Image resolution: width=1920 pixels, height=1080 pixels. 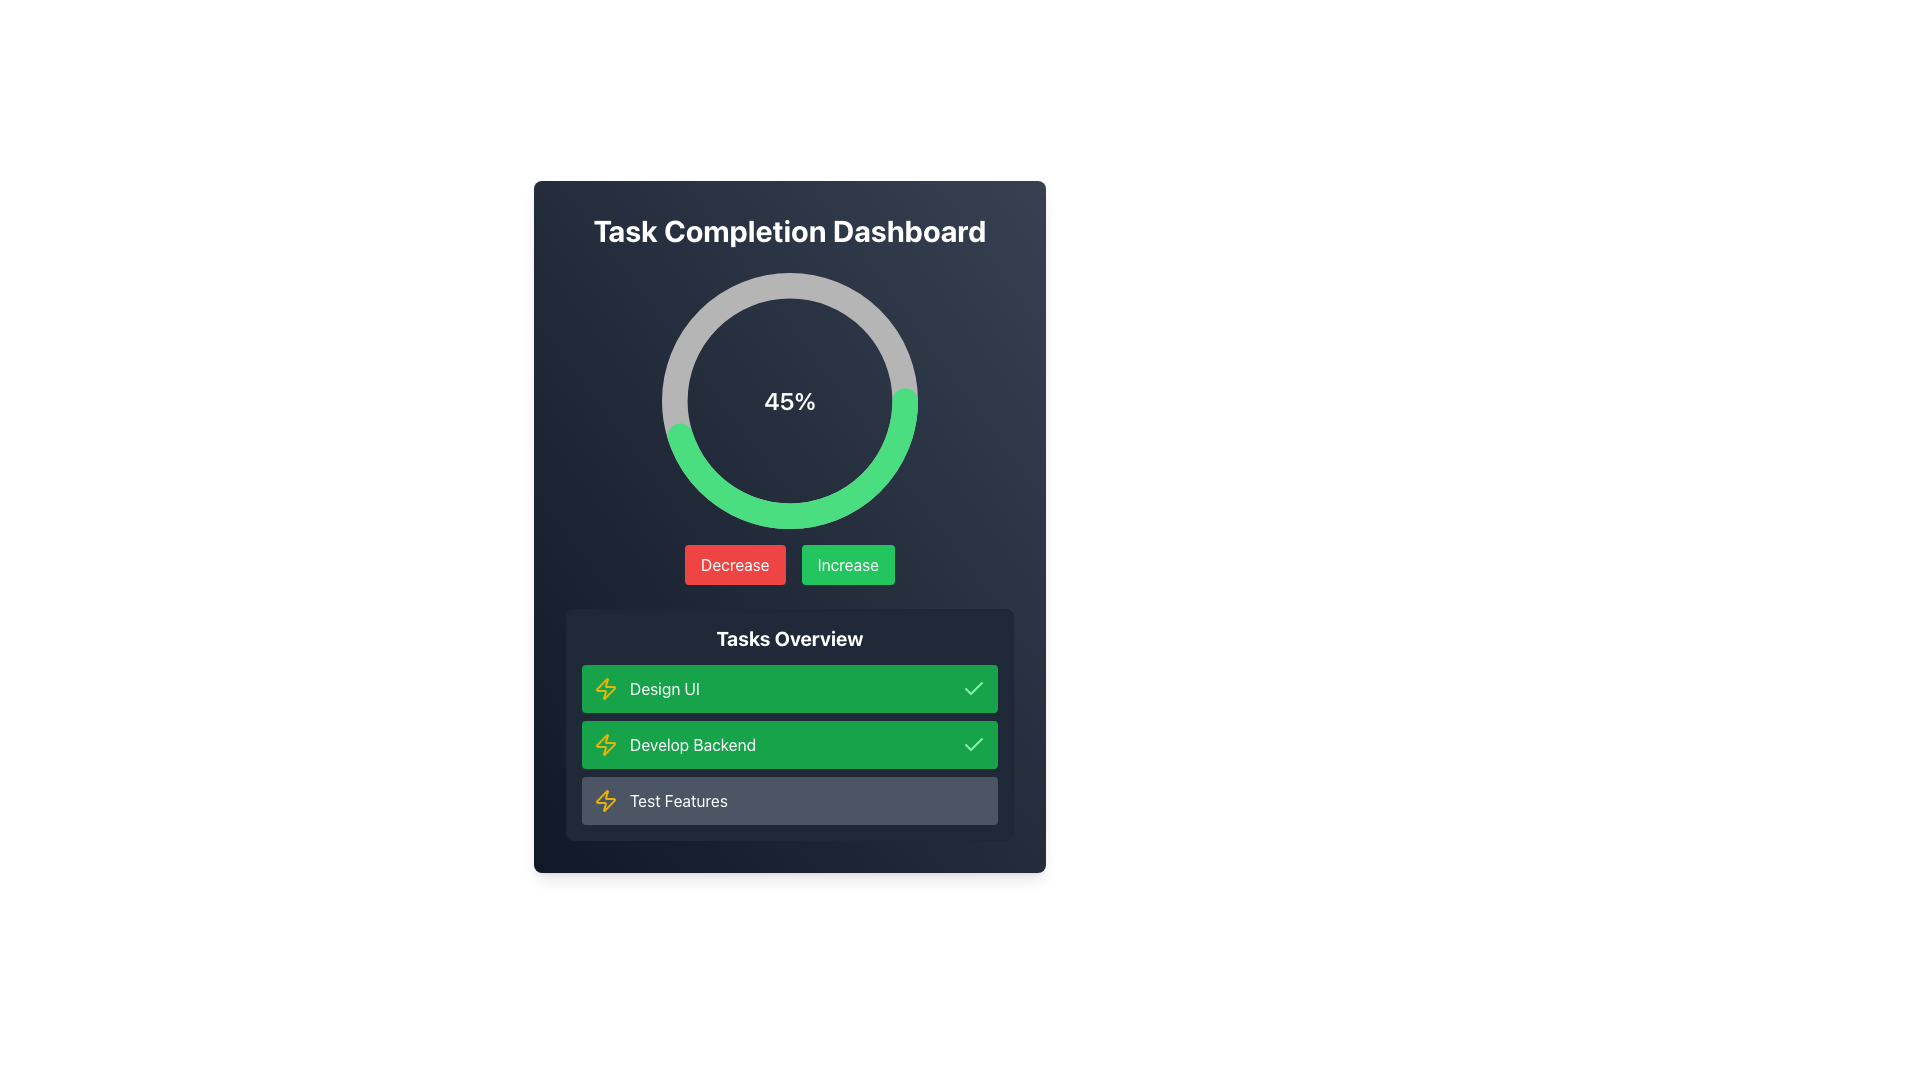 What do you see at coordinates (789, 639) in the screenshot?
I see `the purpose of the header text label located at the top of the task section` at bounding box center [789, 639].